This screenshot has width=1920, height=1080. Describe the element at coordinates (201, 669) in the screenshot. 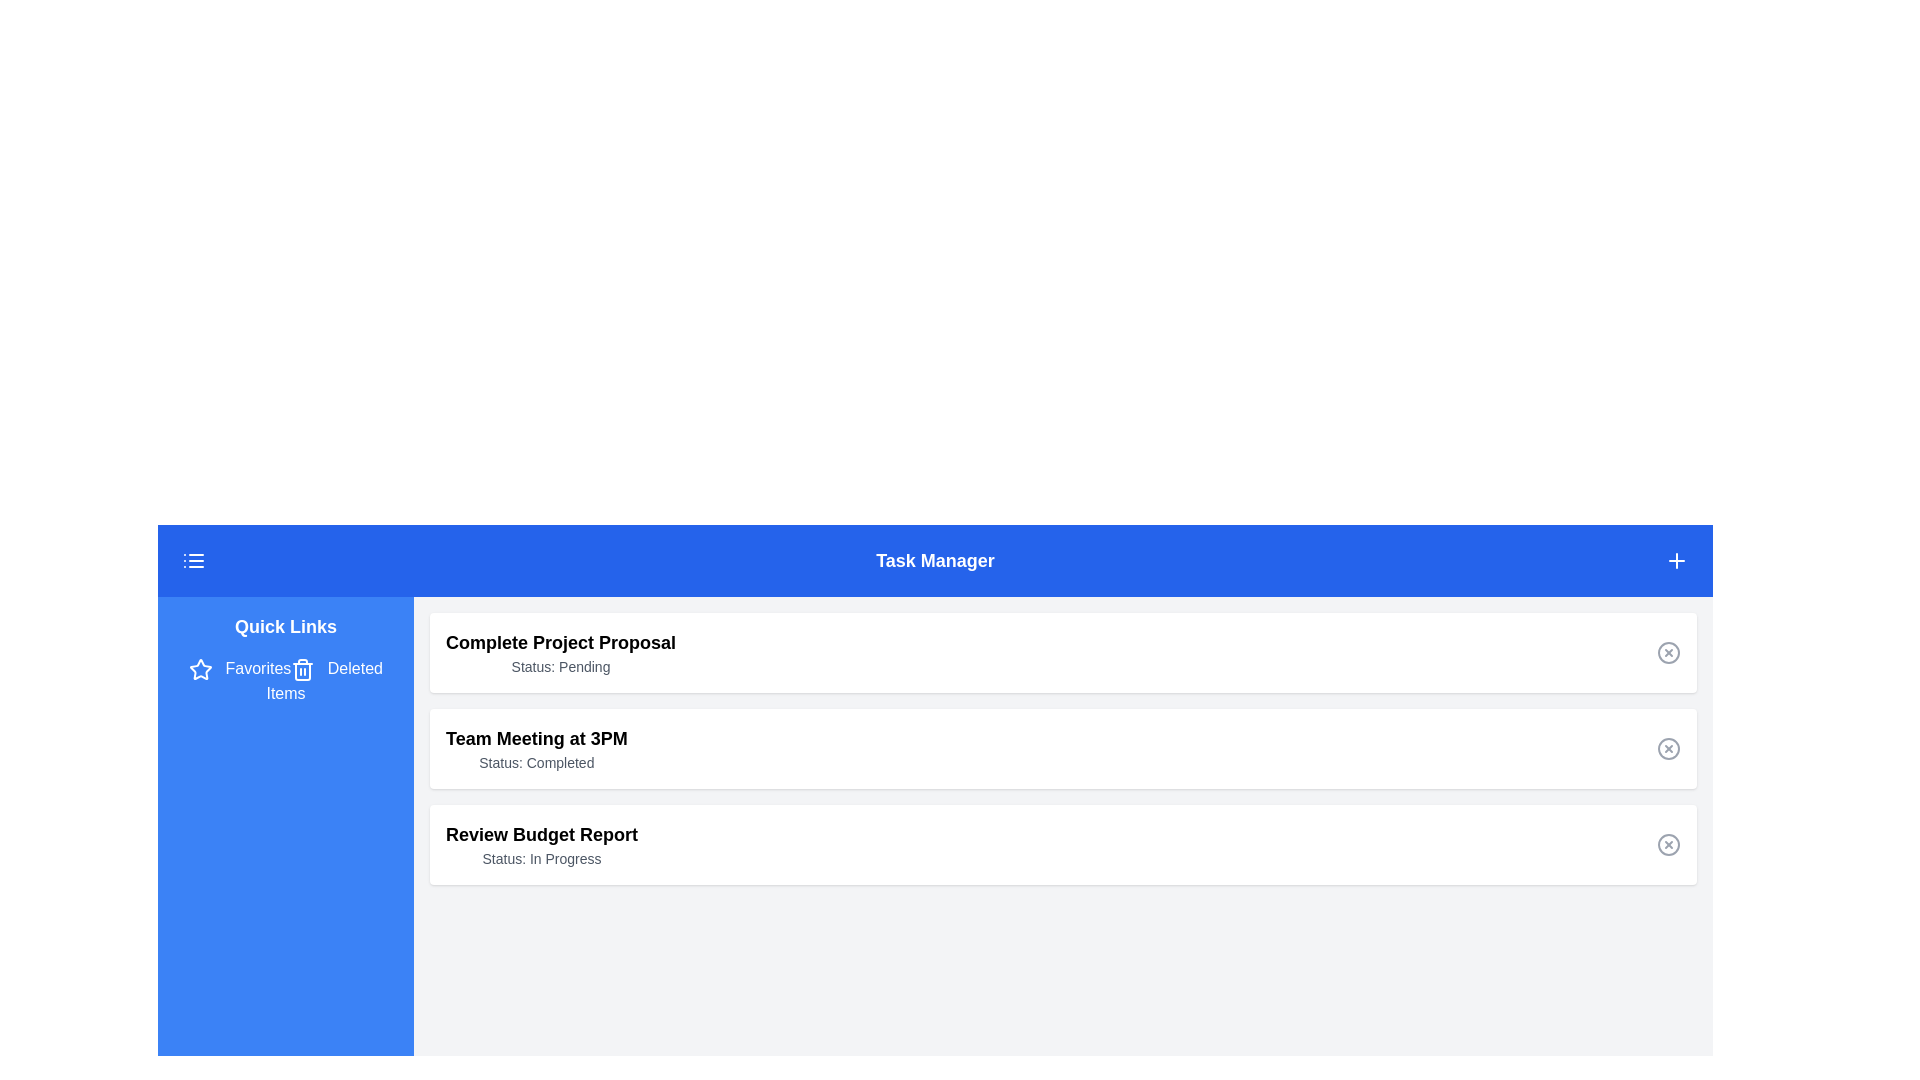

I see `the star-shaped icon with a blue fill and a white border located in the navigation panel` at that location.